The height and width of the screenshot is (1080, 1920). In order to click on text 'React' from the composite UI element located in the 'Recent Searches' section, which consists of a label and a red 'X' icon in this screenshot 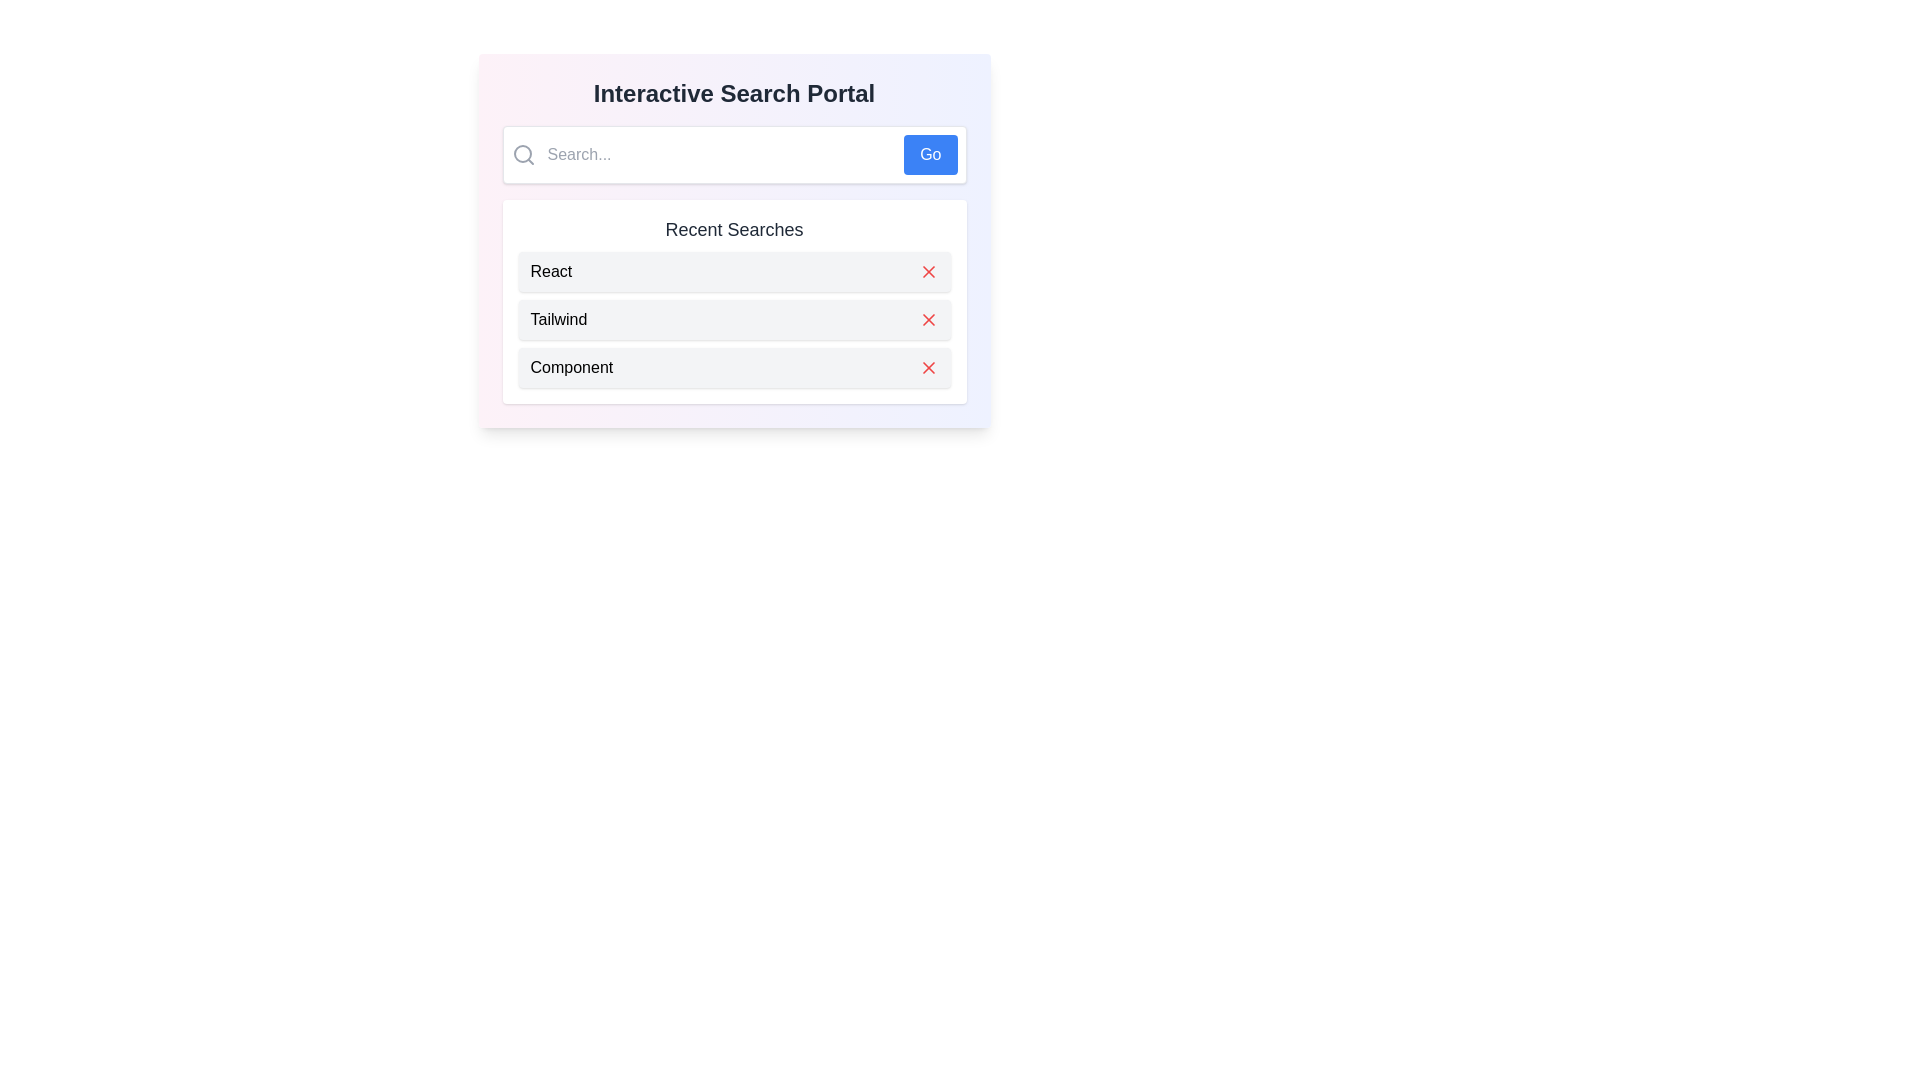, I will do `click(733, 272)`.